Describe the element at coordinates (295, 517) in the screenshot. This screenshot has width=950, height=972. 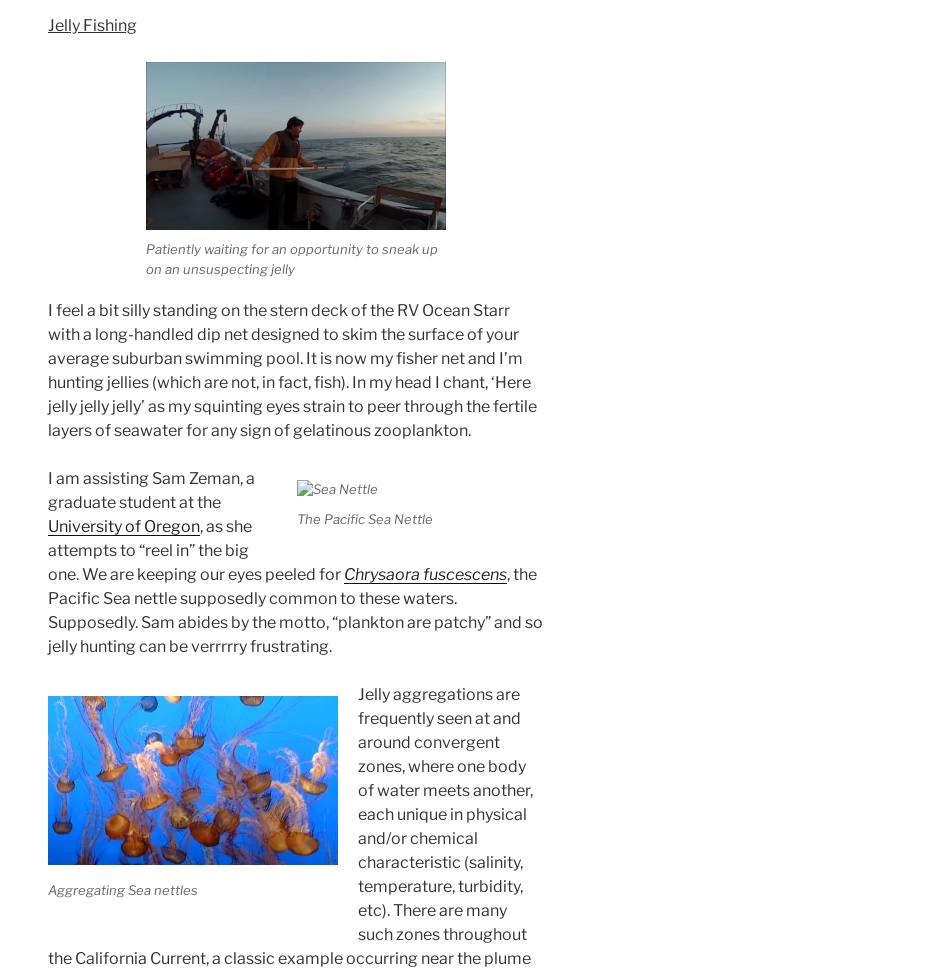
I see `'The Pacific Sea Nettle'` at that location.